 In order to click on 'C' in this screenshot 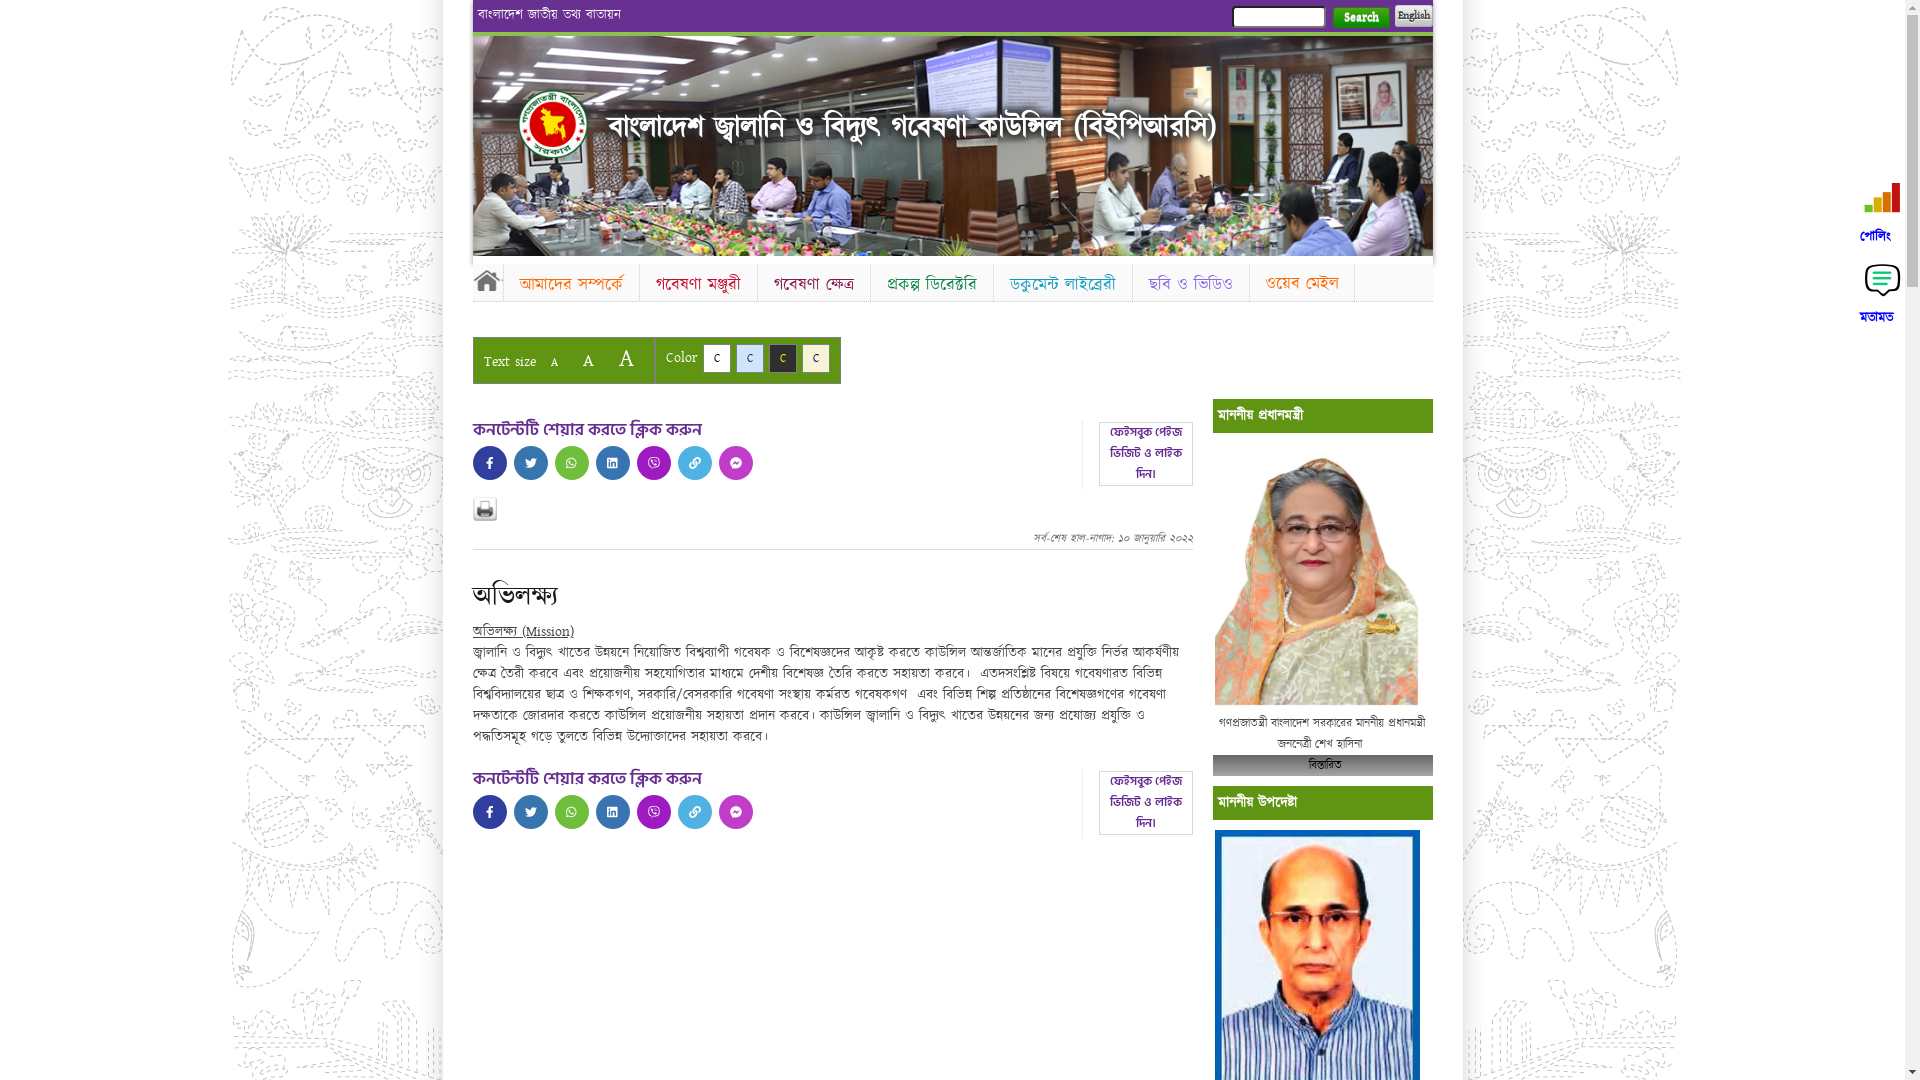, I will do `click(715, 357)`.